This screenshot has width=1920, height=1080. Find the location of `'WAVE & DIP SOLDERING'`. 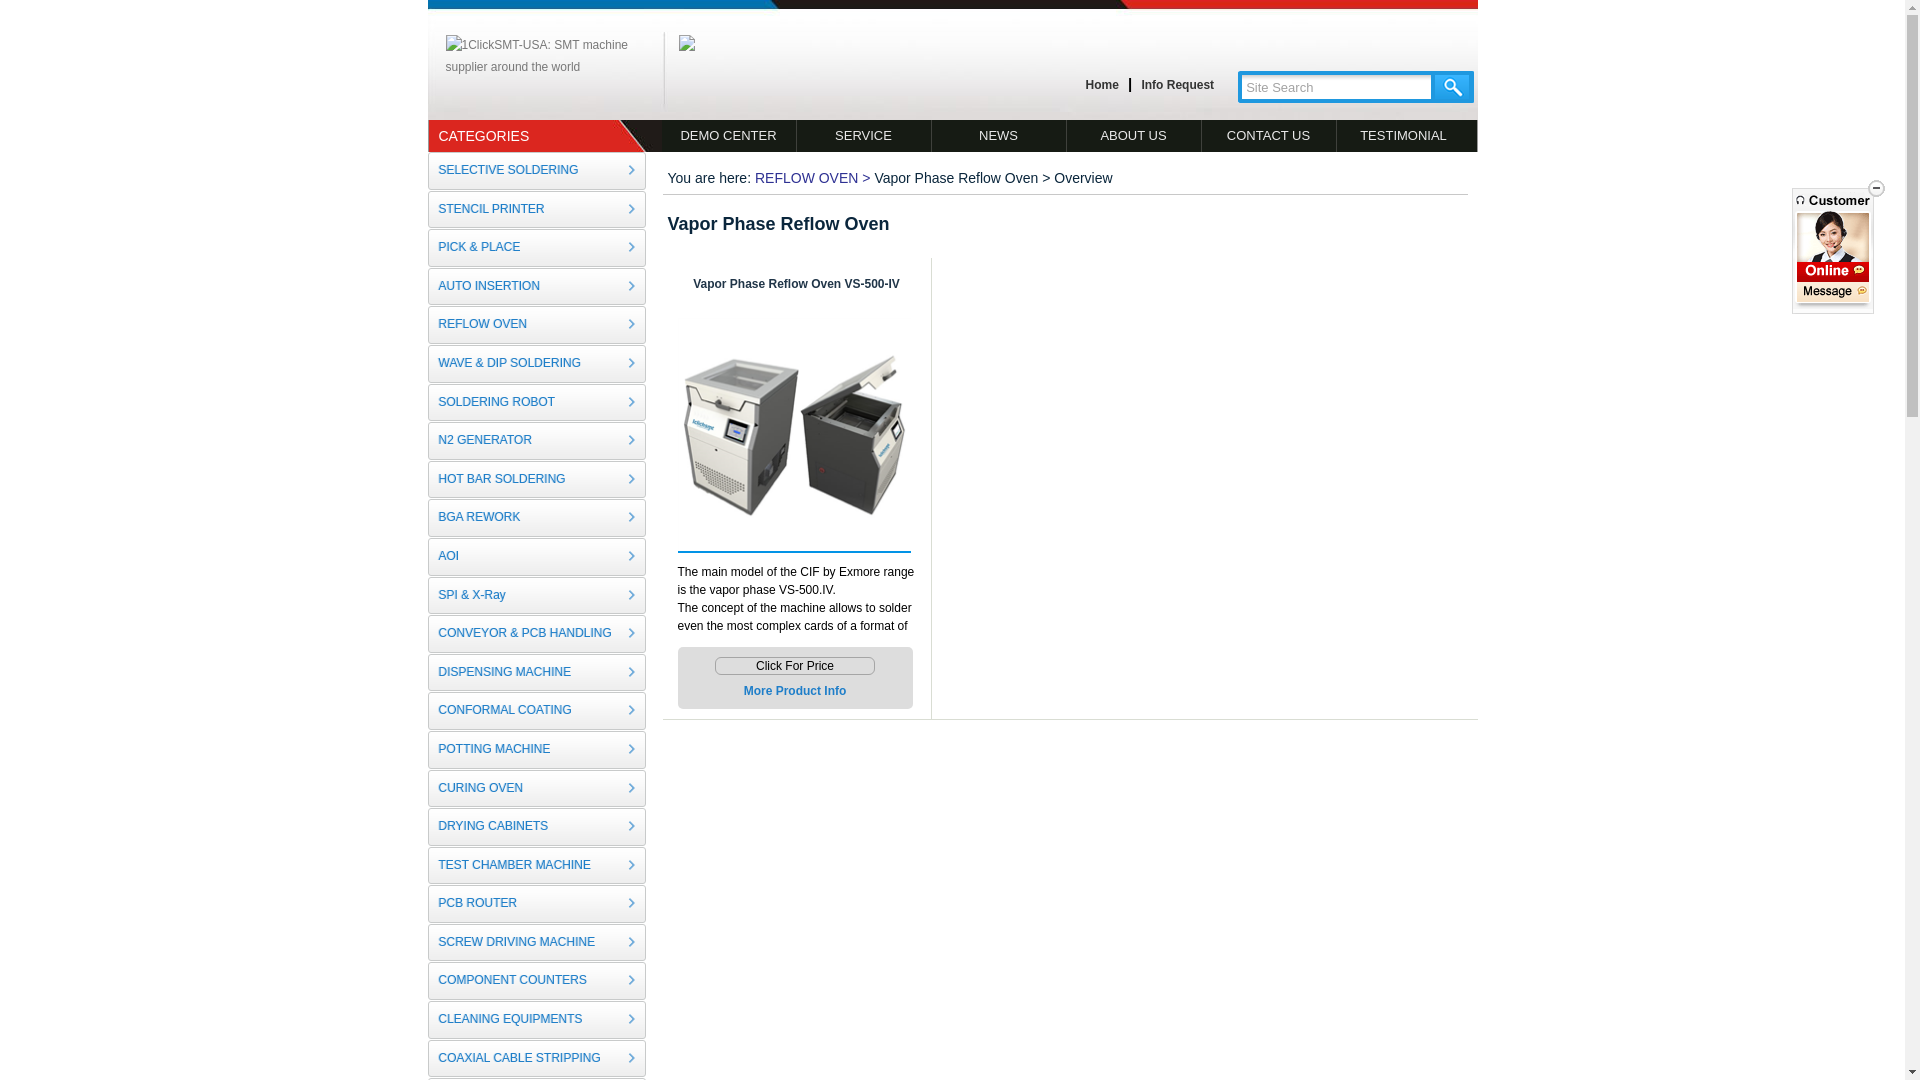

'WAVE & DIP SOLDERING' is located at coordinates (426, 363).